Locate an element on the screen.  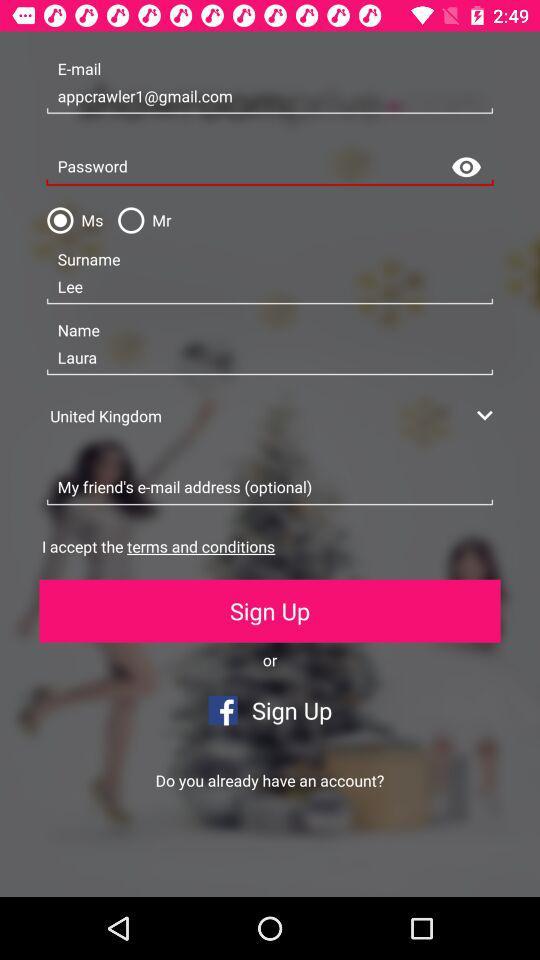
password is located at coordinates (270, 166).